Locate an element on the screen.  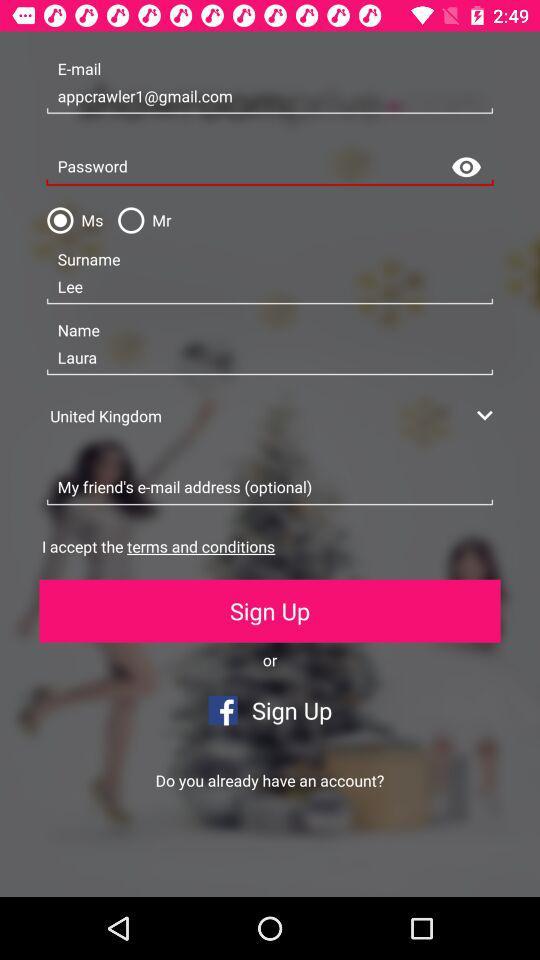
password is located at coordinates (270, 166).